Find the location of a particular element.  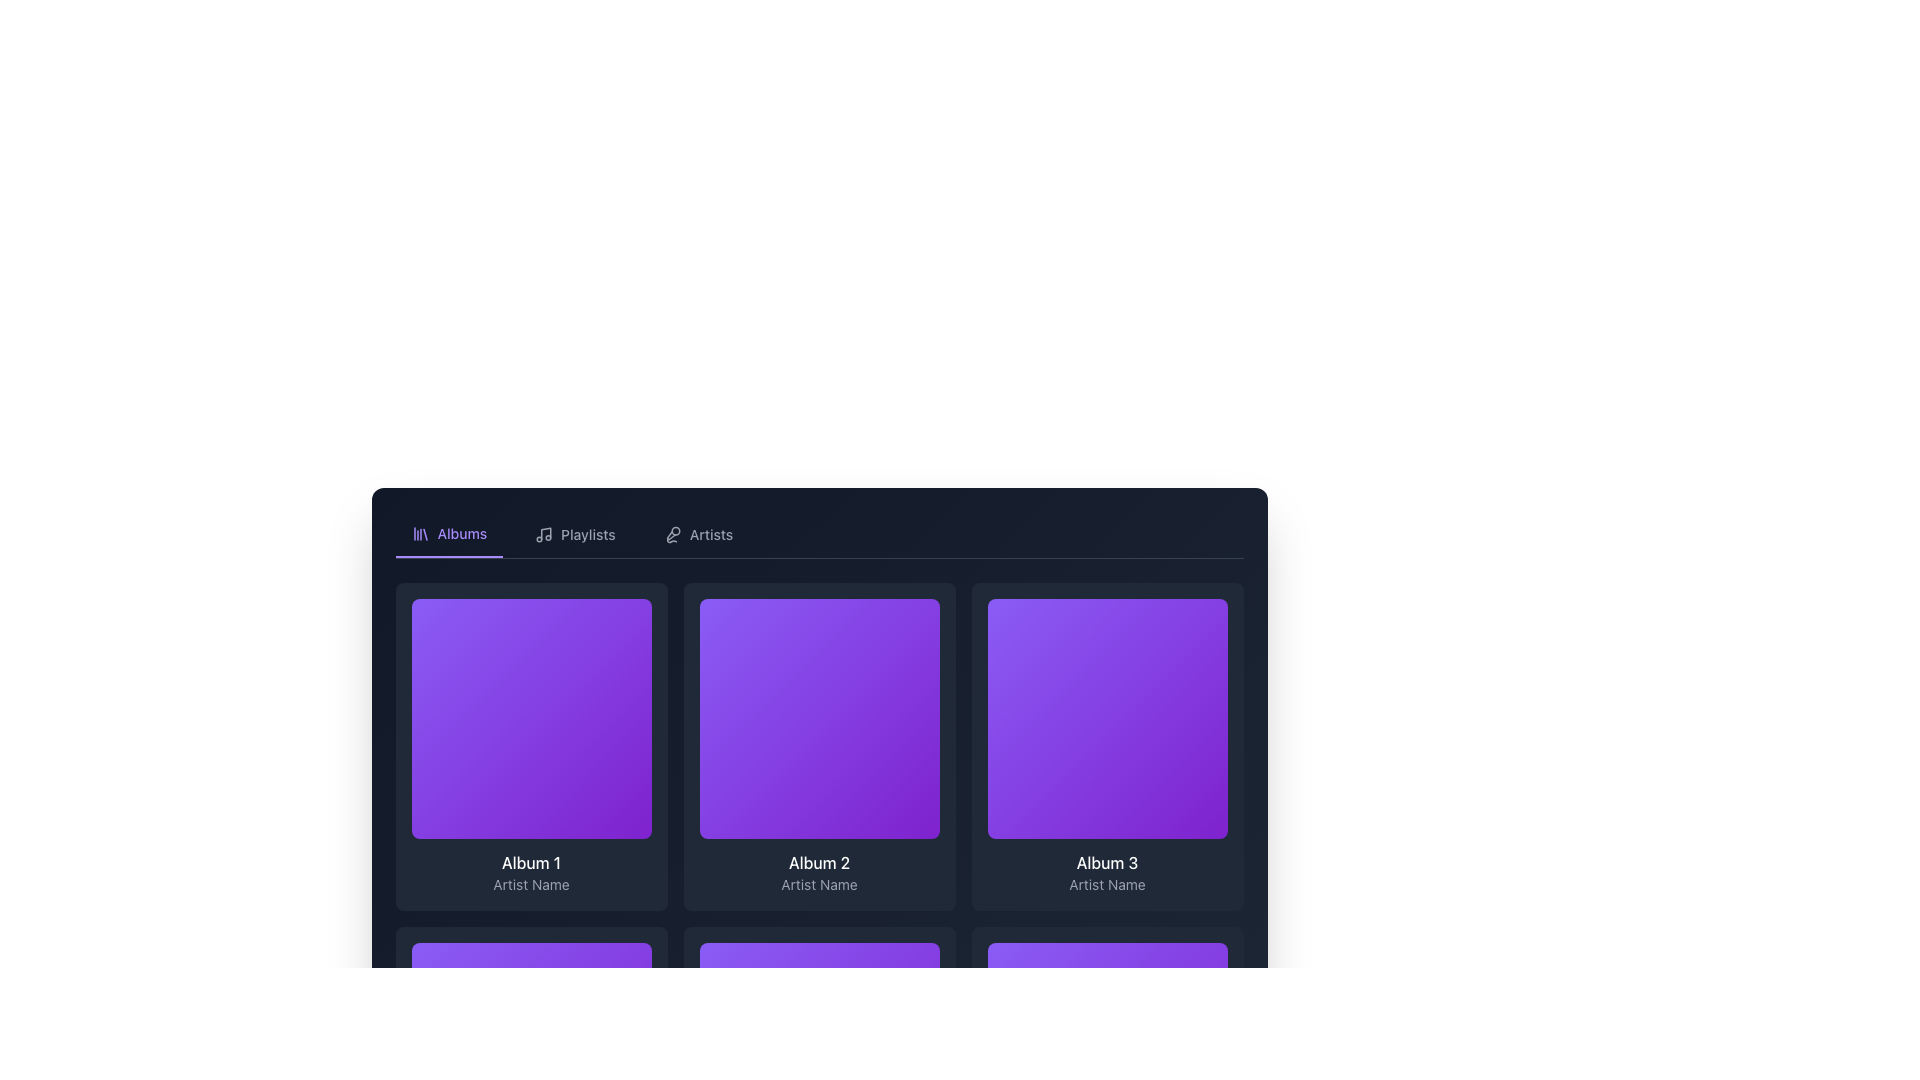

the 'Artists' navigation button located in the top-right section of the navigation bar, which is the third item following 'Albums' and 'Playlists' is located at coordinates (698, 534).